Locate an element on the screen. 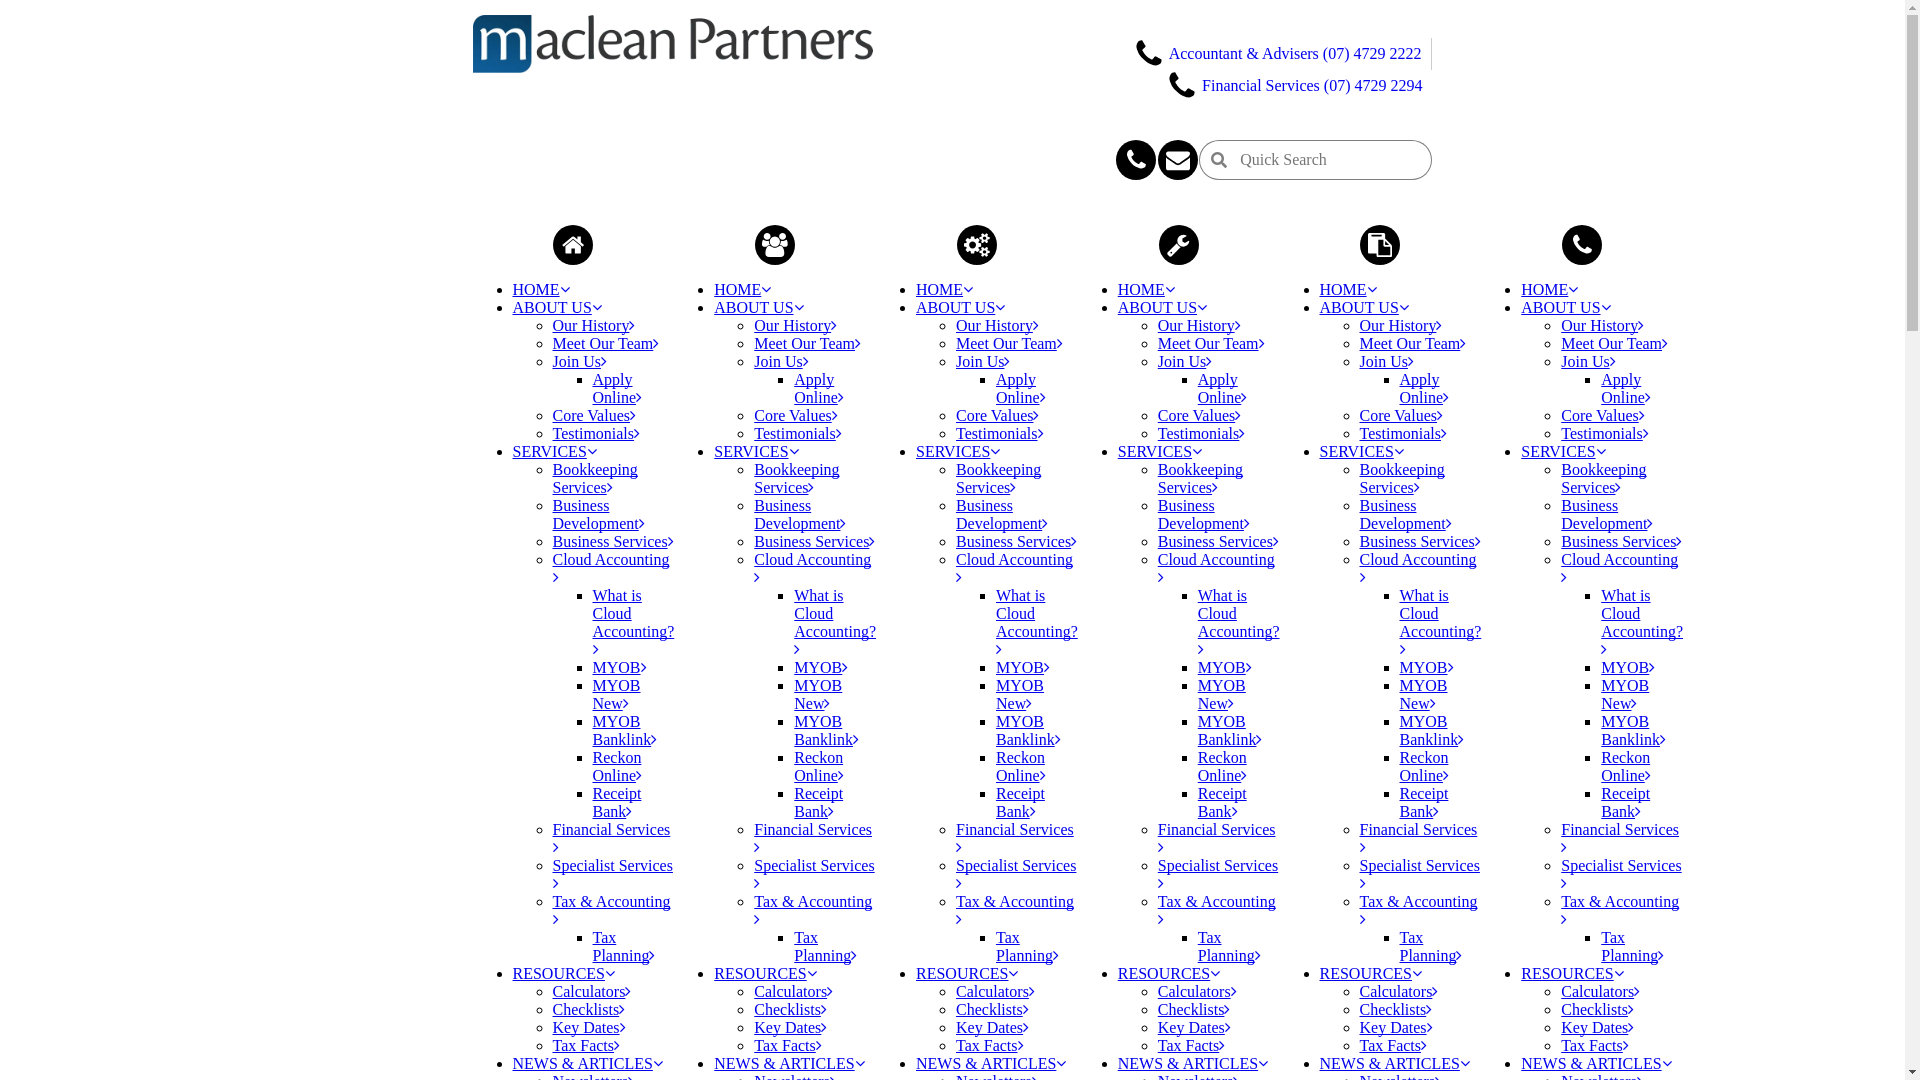  'home' is located at coordinates (552, 244).